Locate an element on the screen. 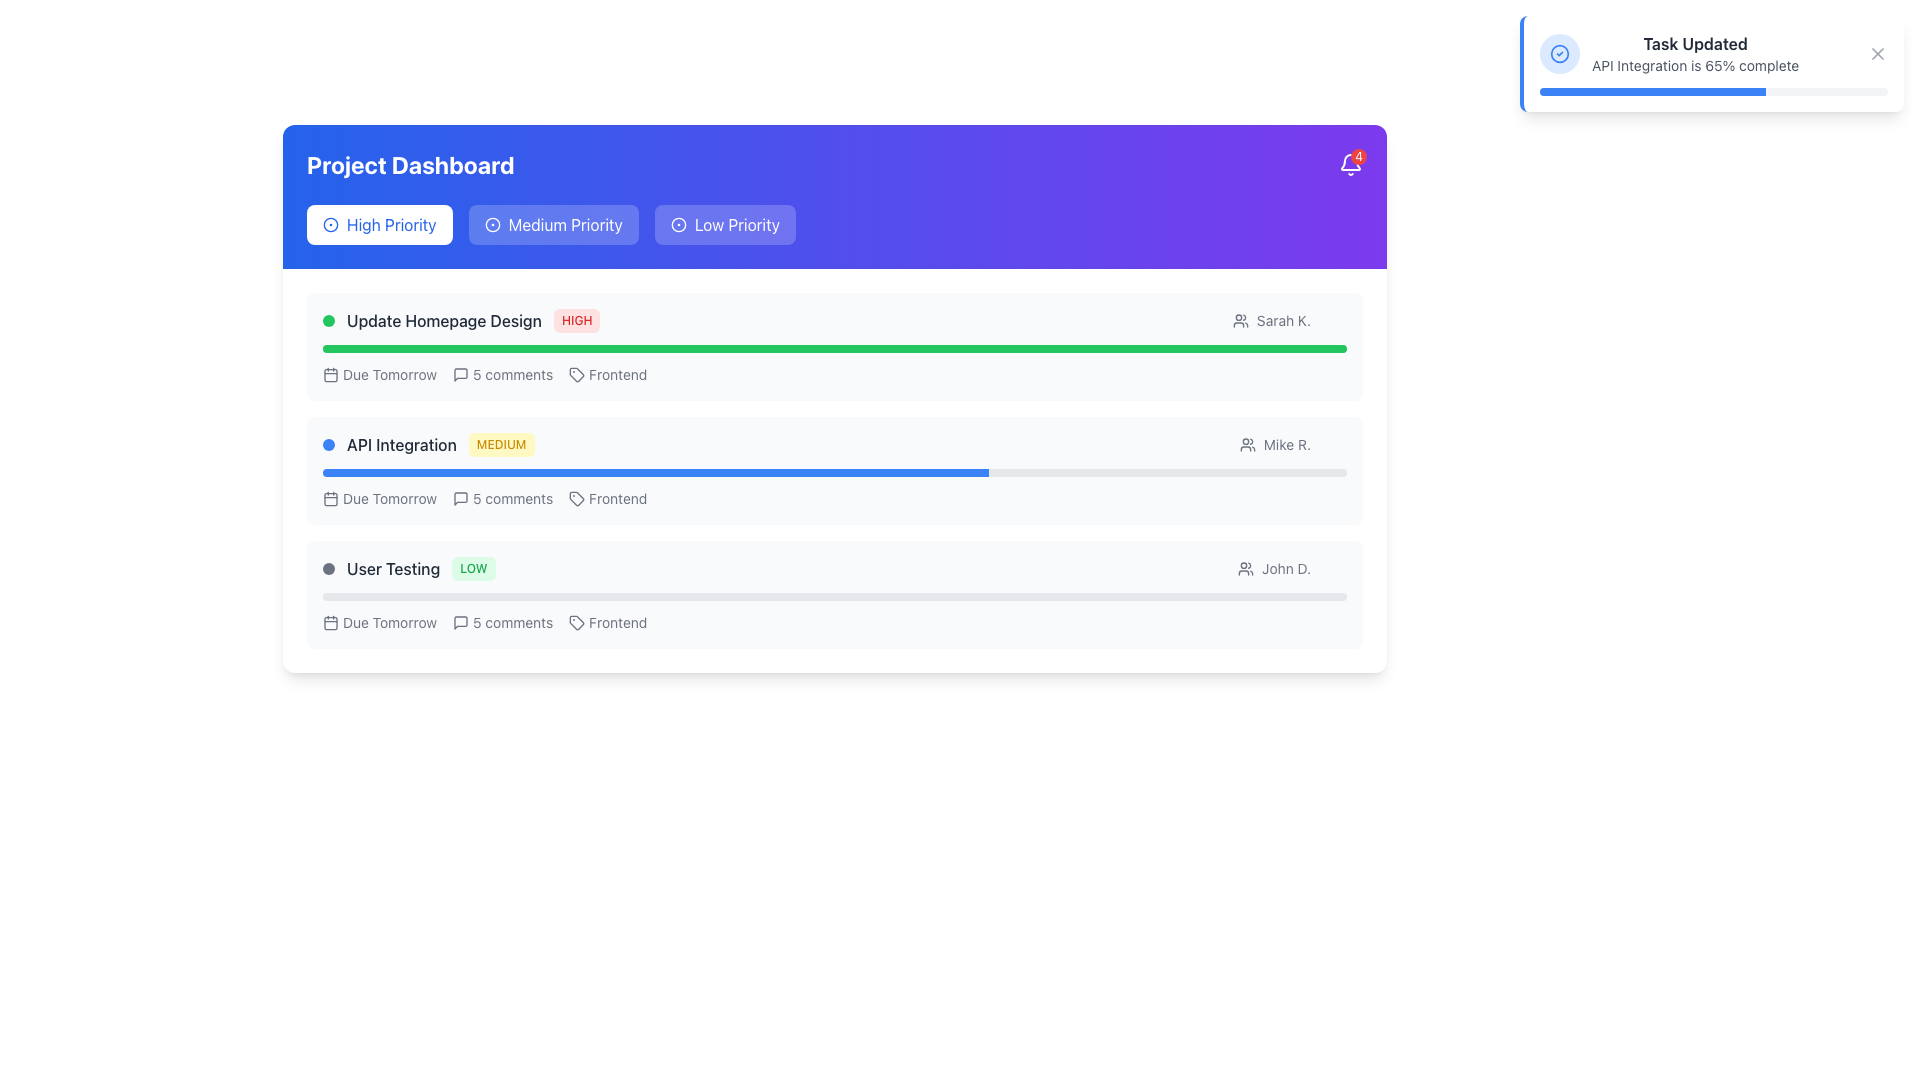 Image resolution: width=1920 pixels, height=1080 pixels. text content of the label located in the third row under 'User Testing', immediately to the right of a tag-shaped icon is located at coordinates (617, 622).